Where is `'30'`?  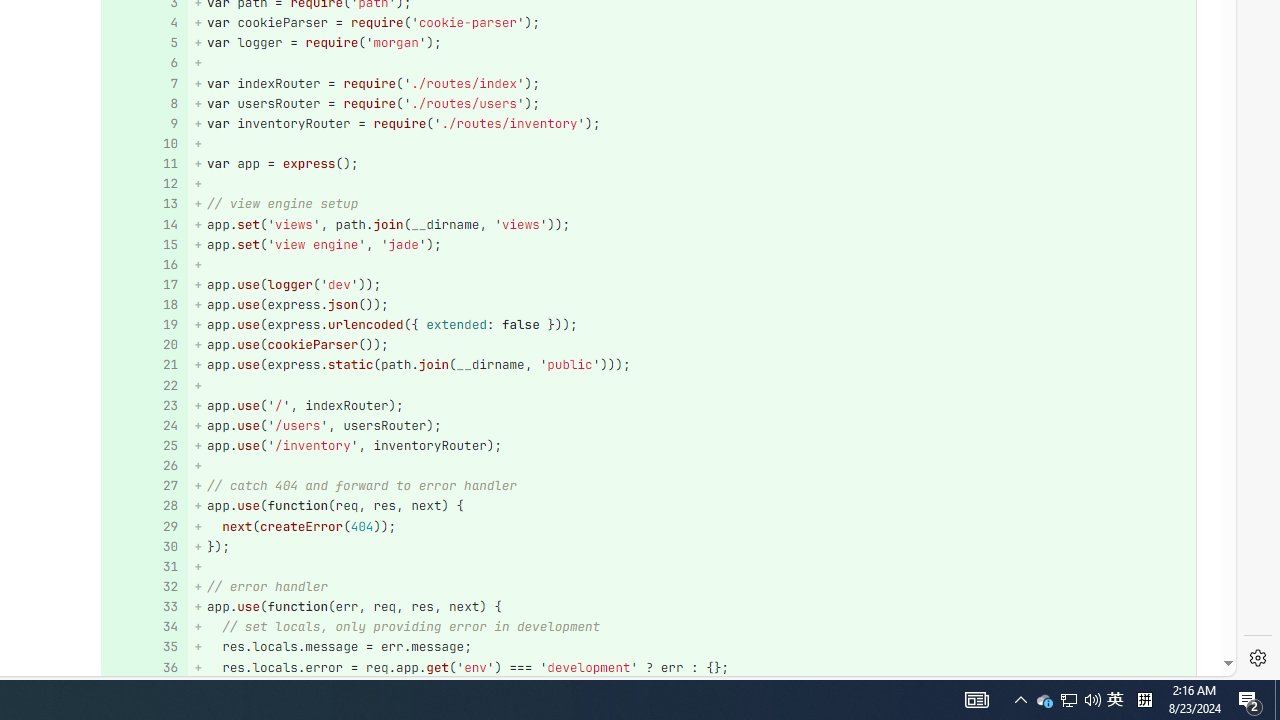
'30' is located at coordinates (141, 546).